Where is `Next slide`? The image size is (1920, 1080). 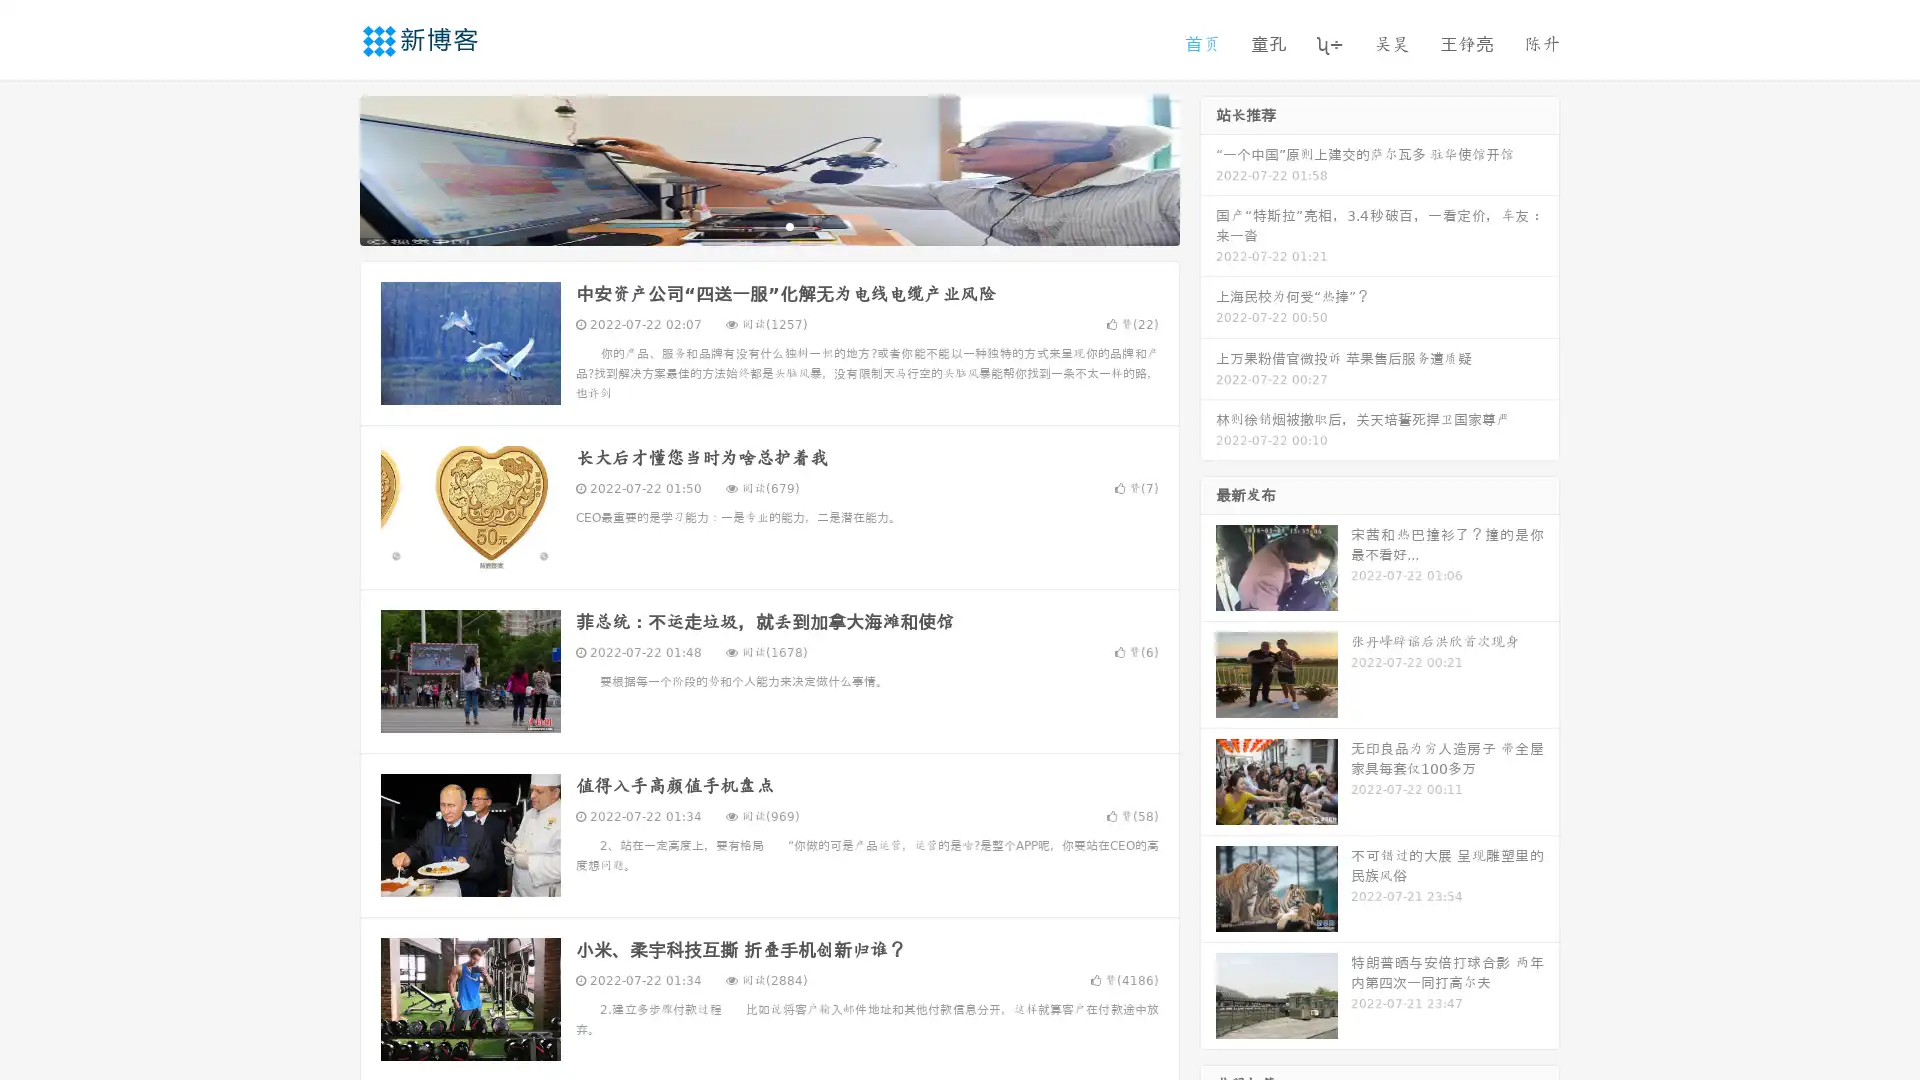 Next slide is located at coordinates (1208, 168).